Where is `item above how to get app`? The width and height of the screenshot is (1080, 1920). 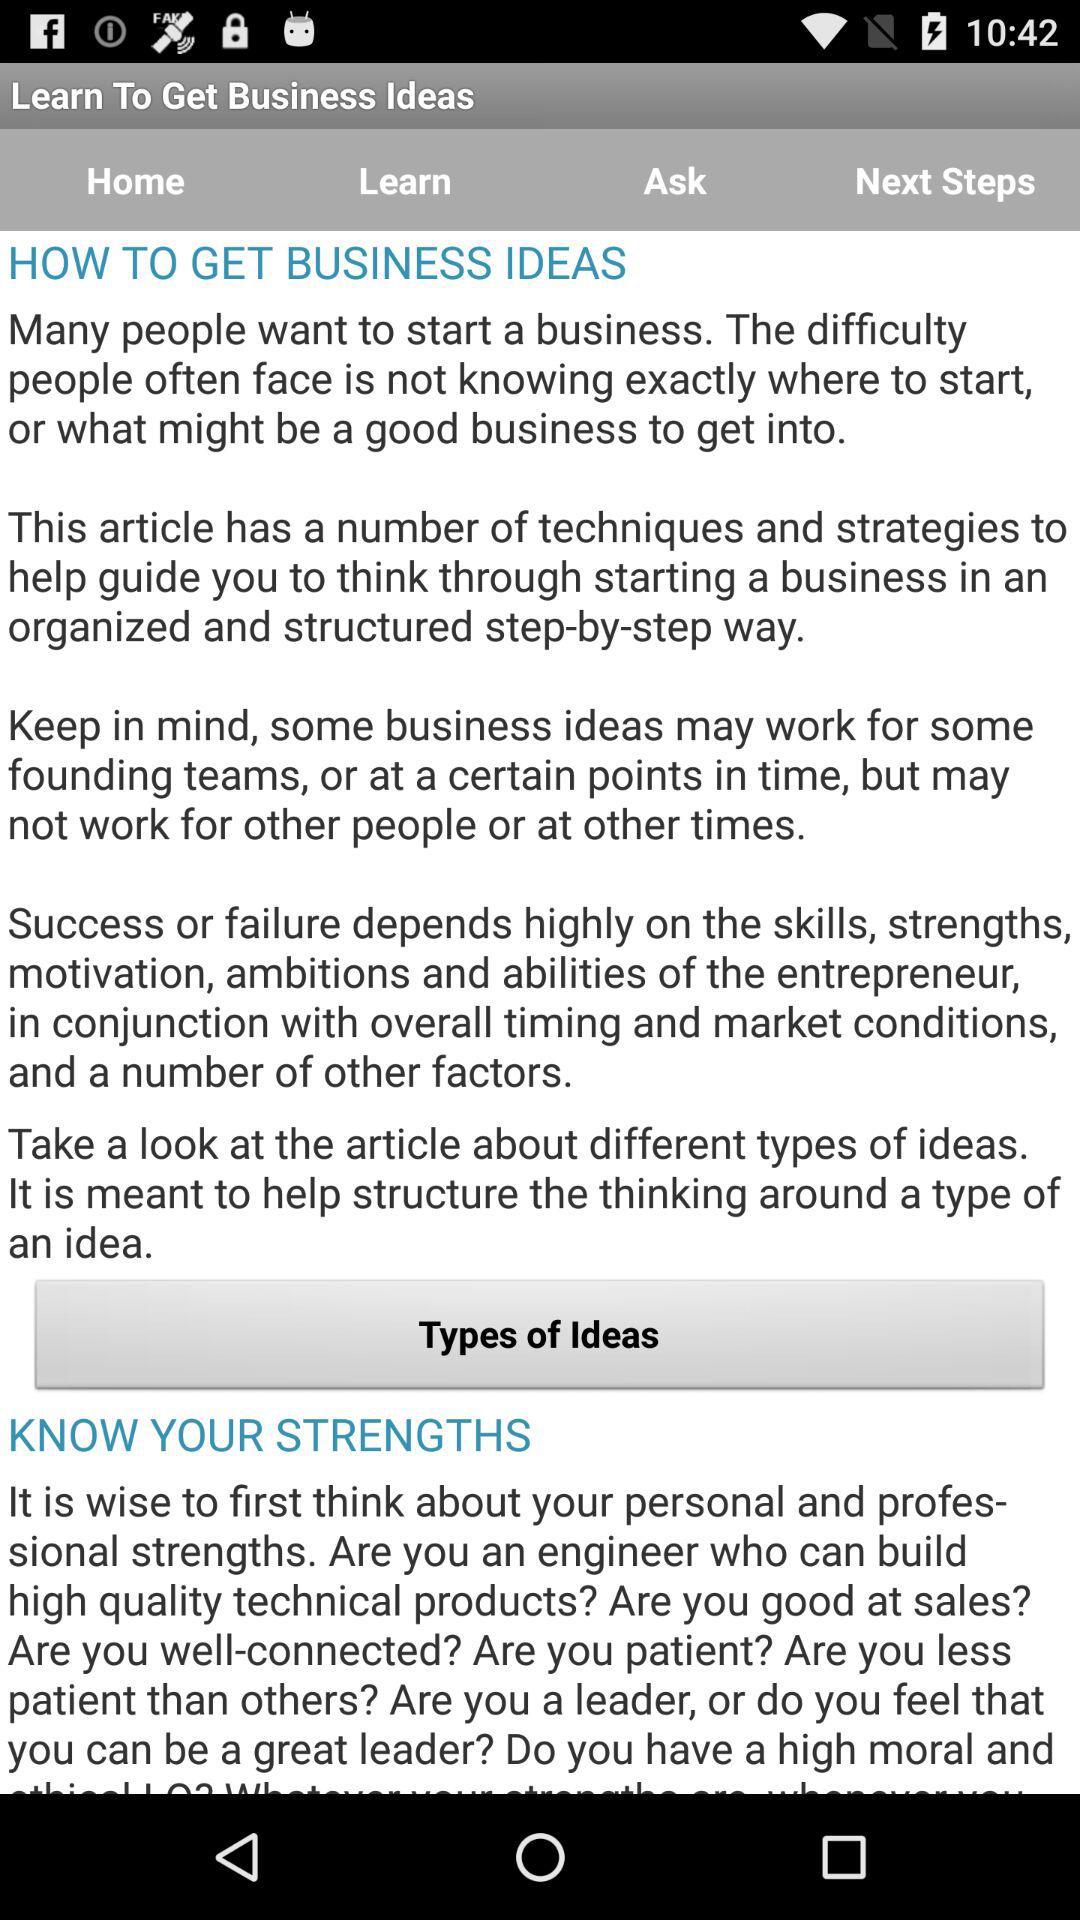 item above how to get app is located at coordinates (675, 180).